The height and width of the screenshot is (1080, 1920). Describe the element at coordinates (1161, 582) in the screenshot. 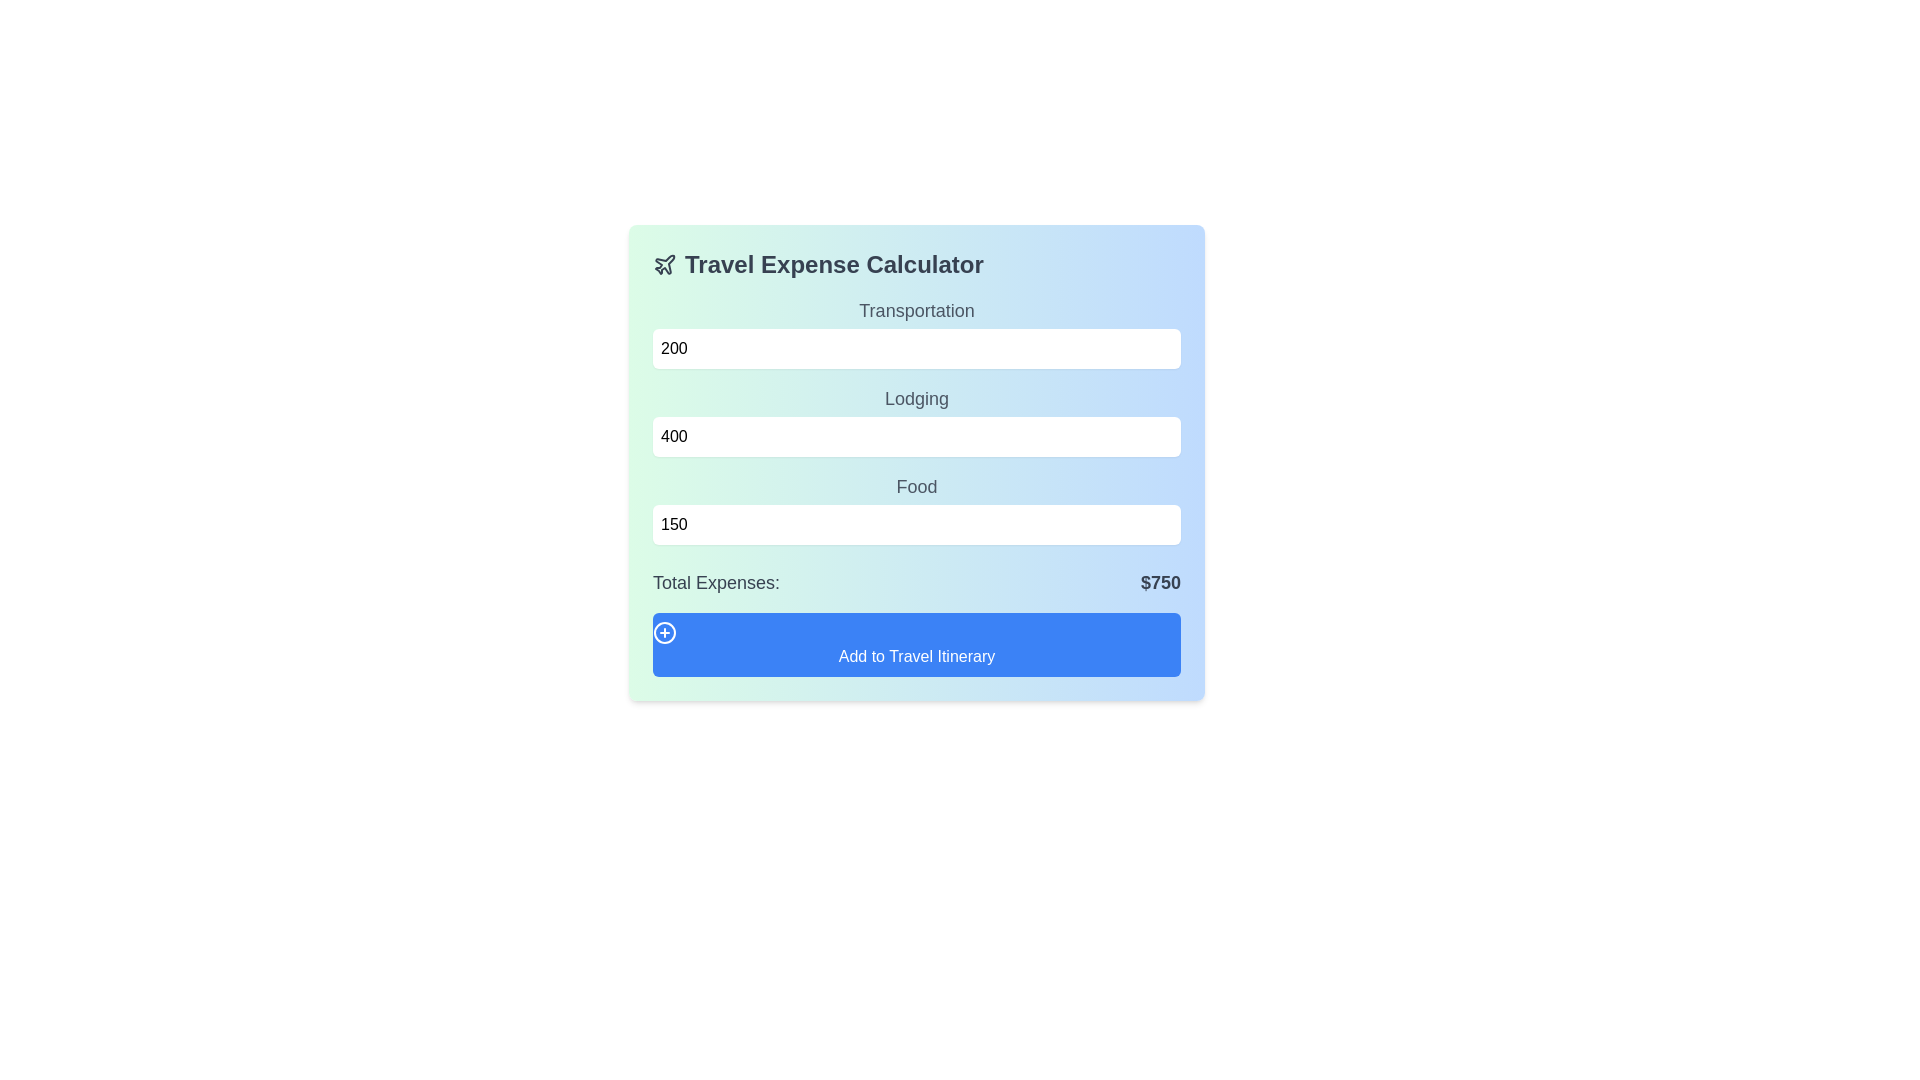

I see `the static text displaying the total expenses calculated by the application, located at the bottom-right of the form interface, to the right of the 'Total Expenses:' label` at that location.